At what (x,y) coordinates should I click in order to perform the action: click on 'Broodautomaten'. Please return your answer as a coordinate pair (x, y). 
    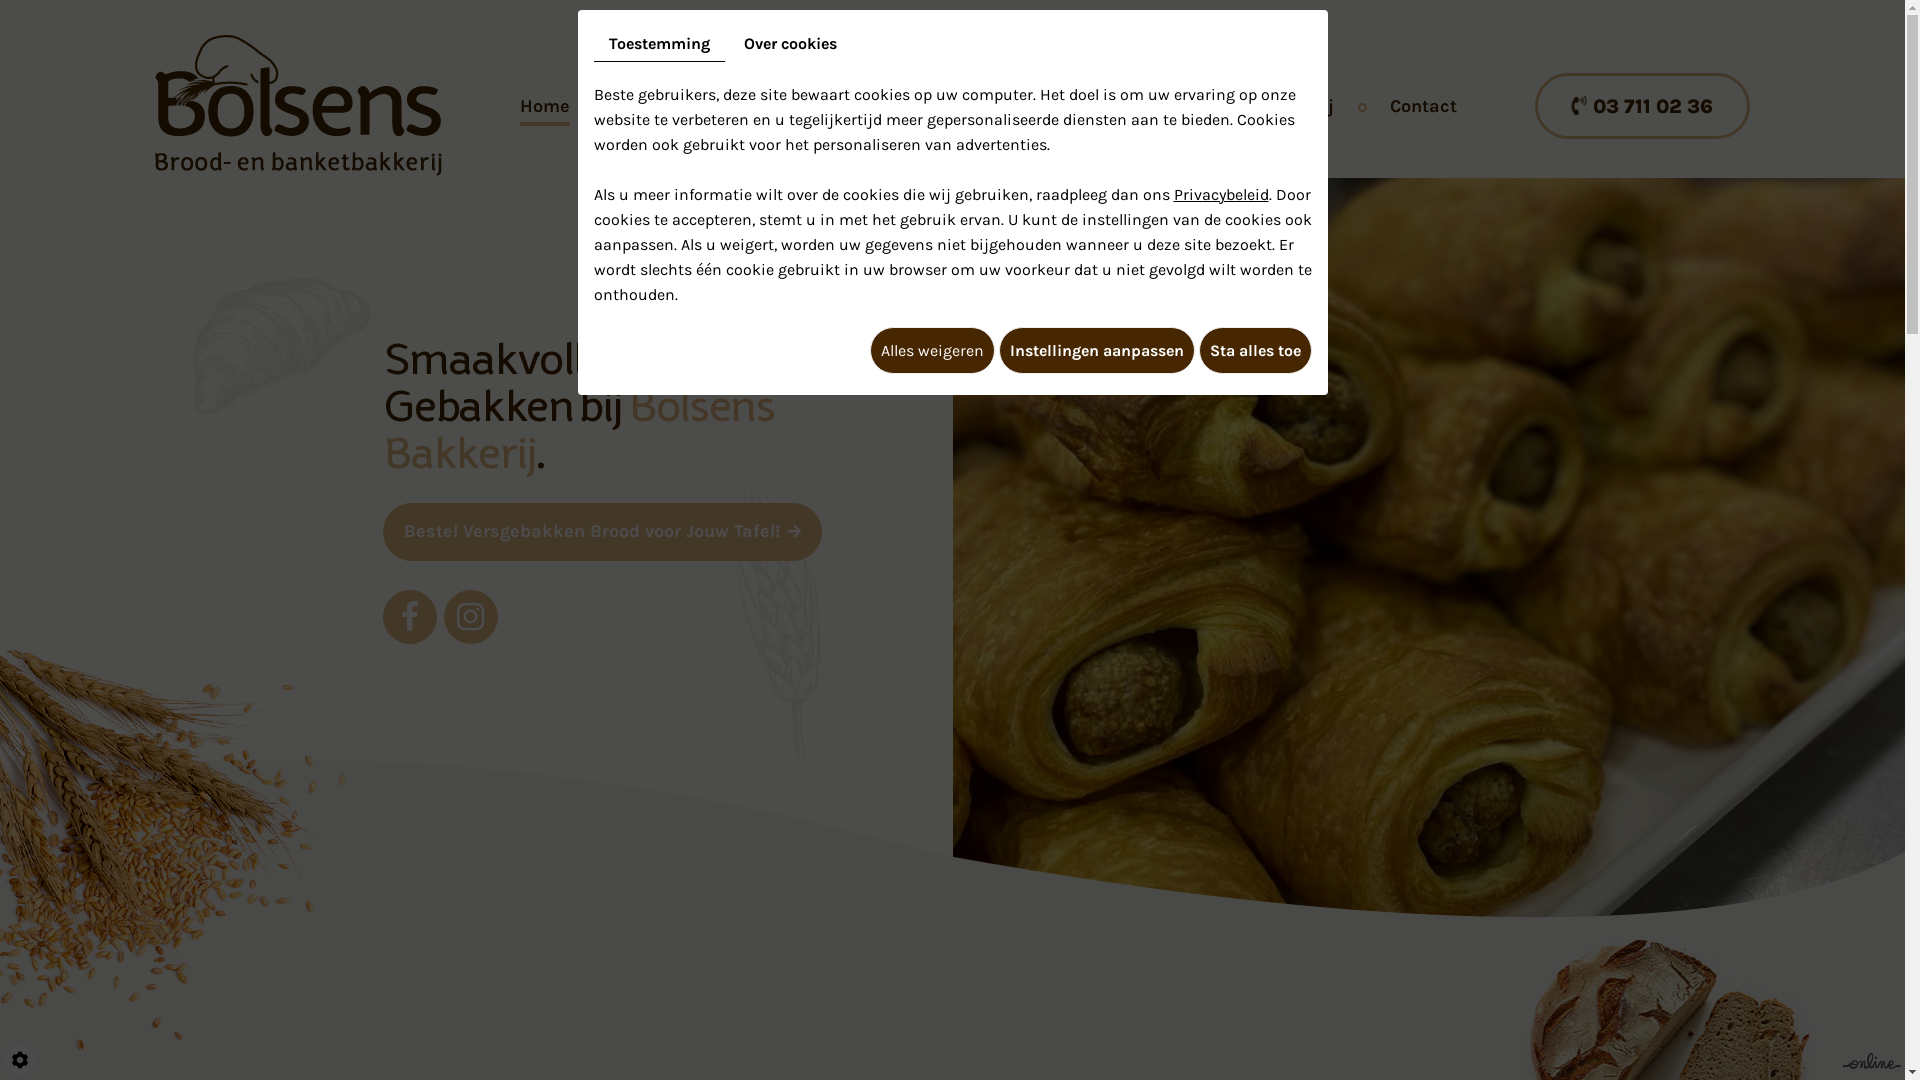
    Looking at the image, I should click on (859, 105).